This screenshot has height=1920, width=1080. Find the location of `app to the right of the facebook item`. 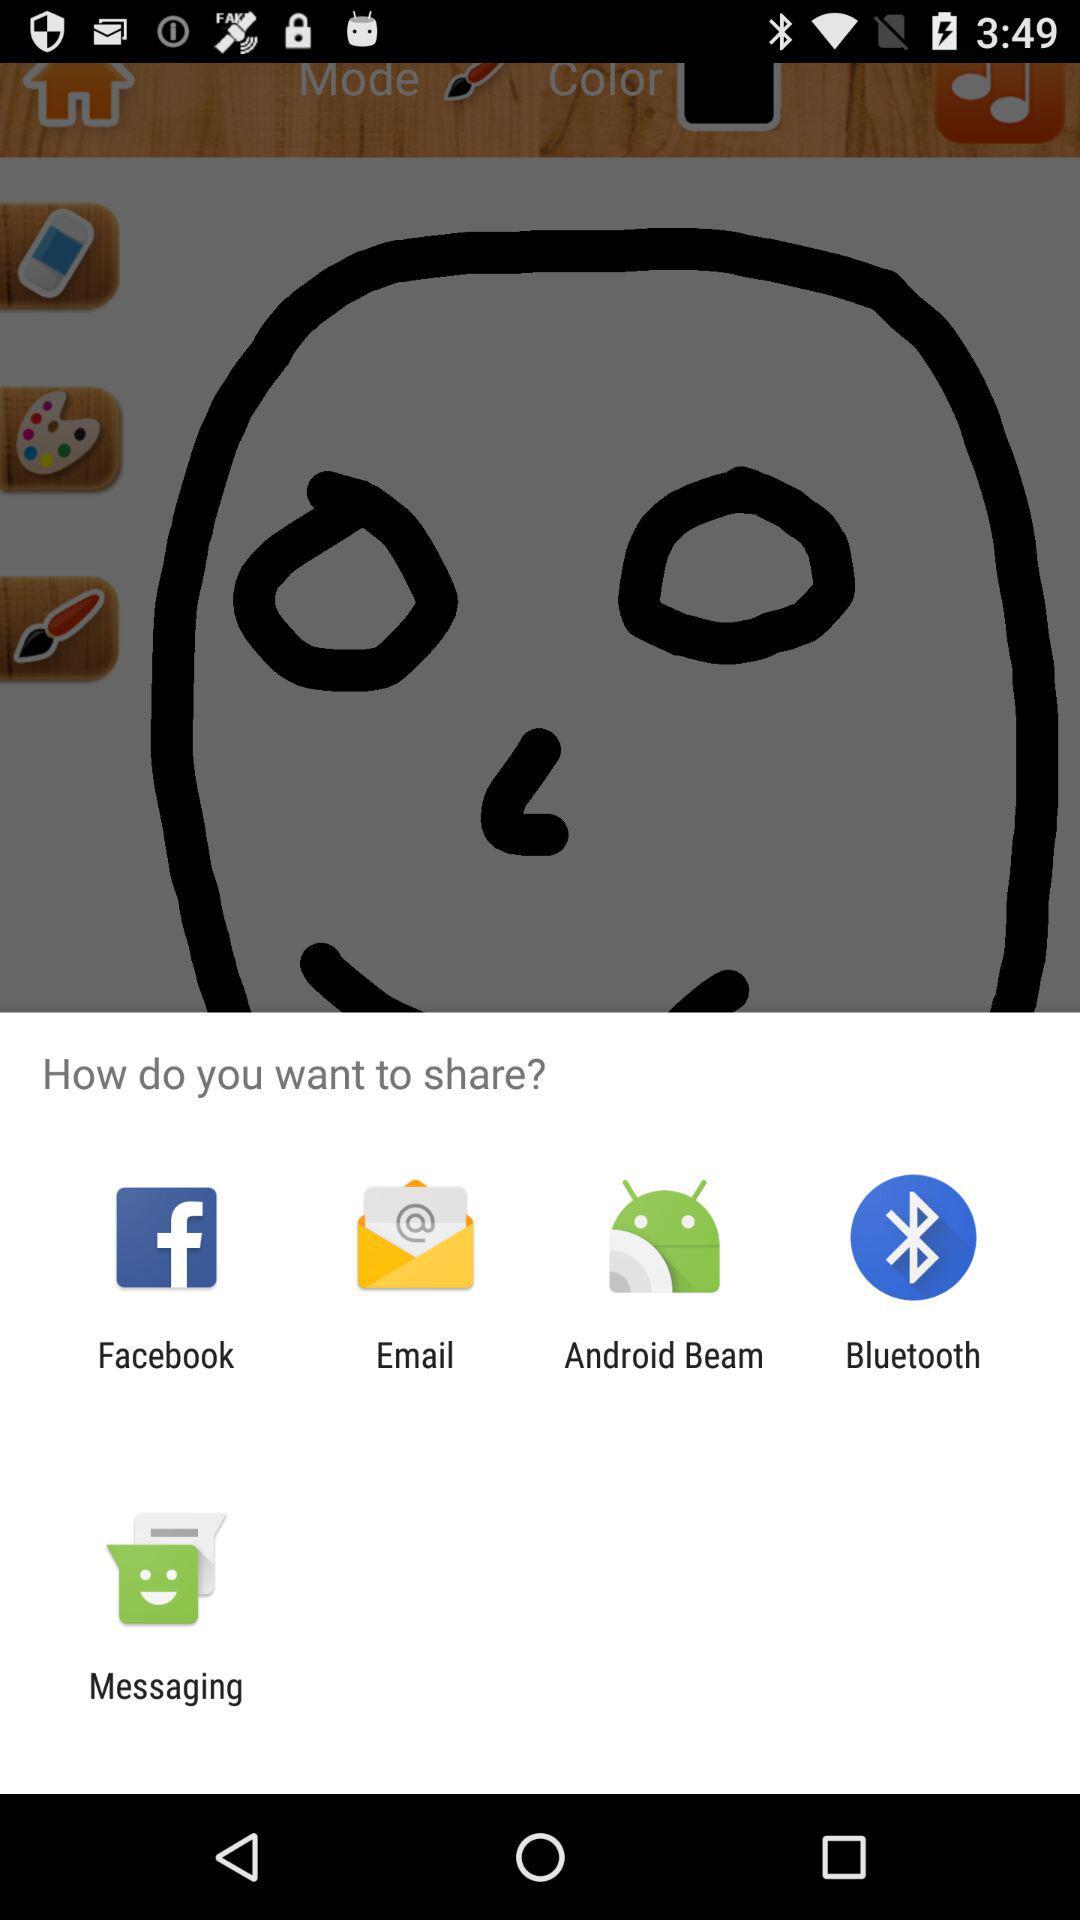

app to the right of the facebook item is located at coordinates (414, 1374).